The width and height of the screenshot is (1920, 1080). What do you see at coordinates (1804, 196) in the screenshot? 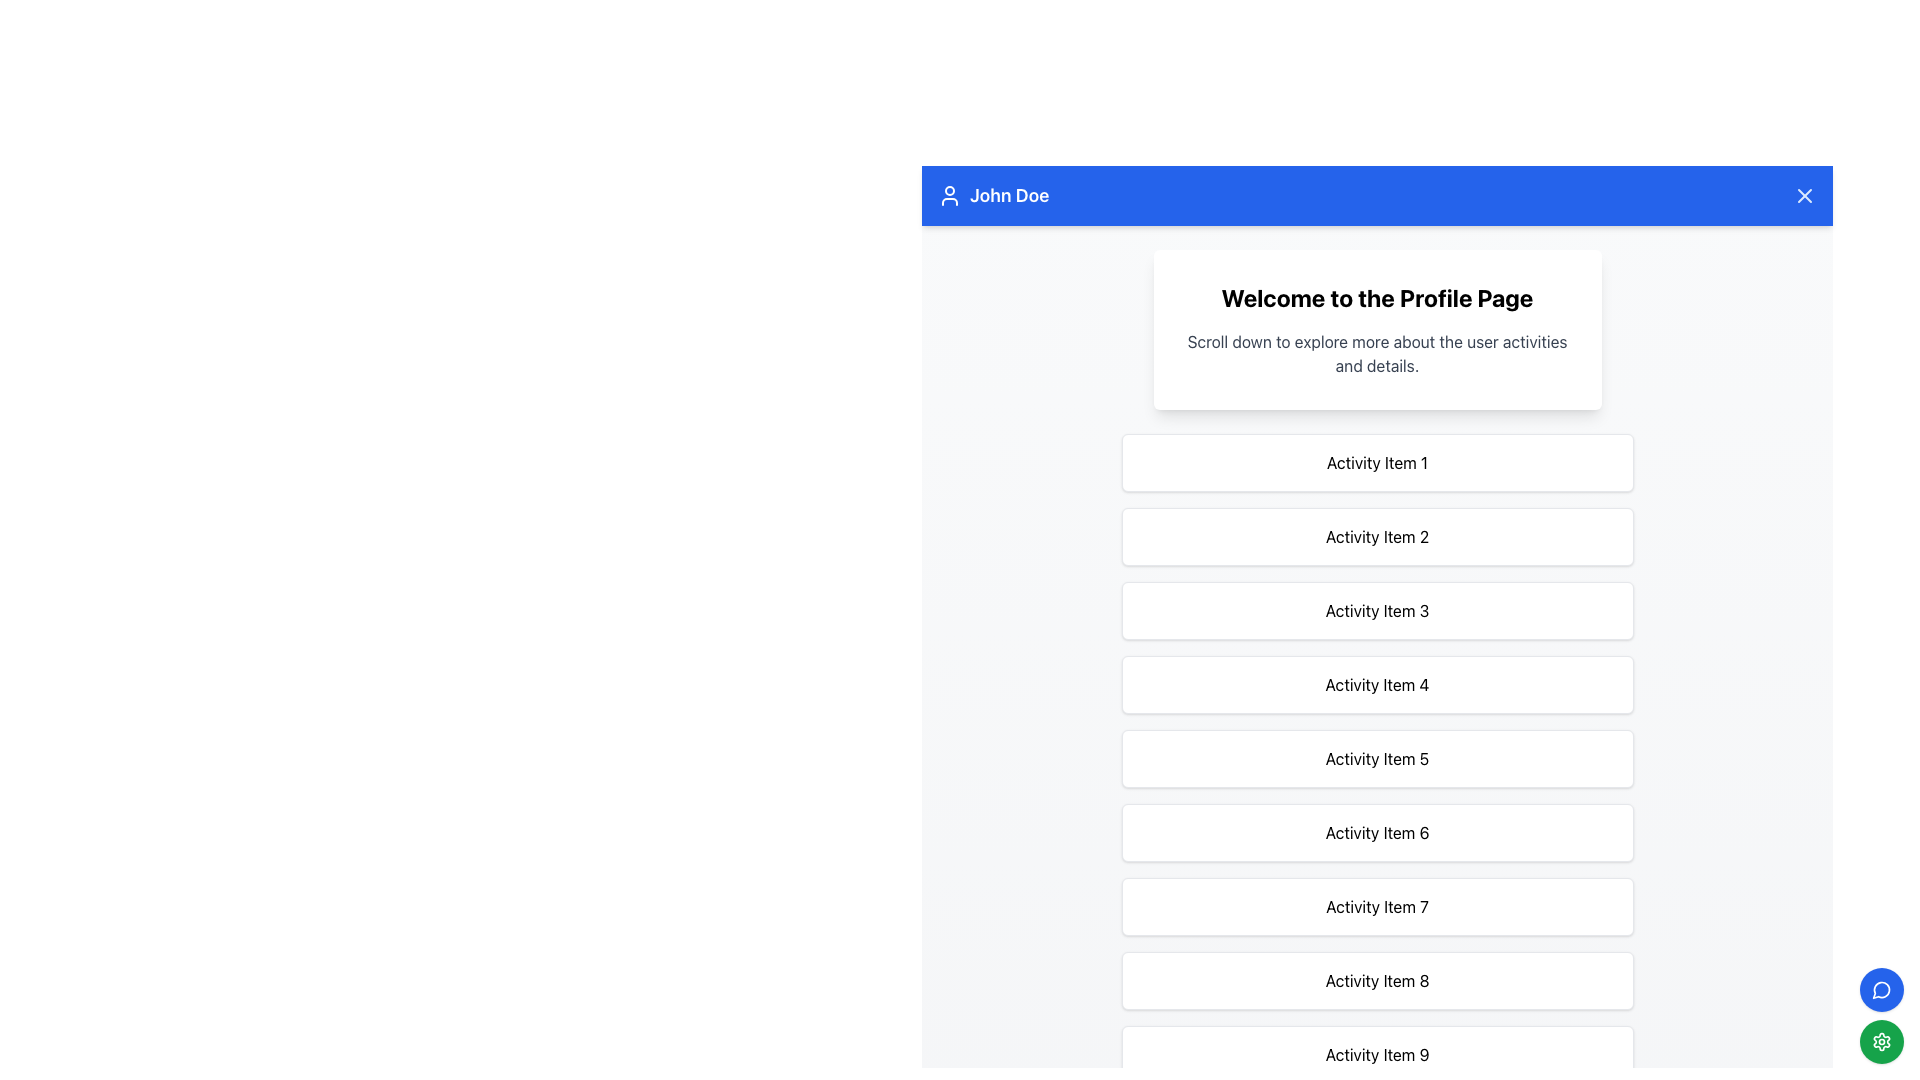
I see `the blue button located at the top-right corner of the navigation bar` at bounding box center [1804, 196].